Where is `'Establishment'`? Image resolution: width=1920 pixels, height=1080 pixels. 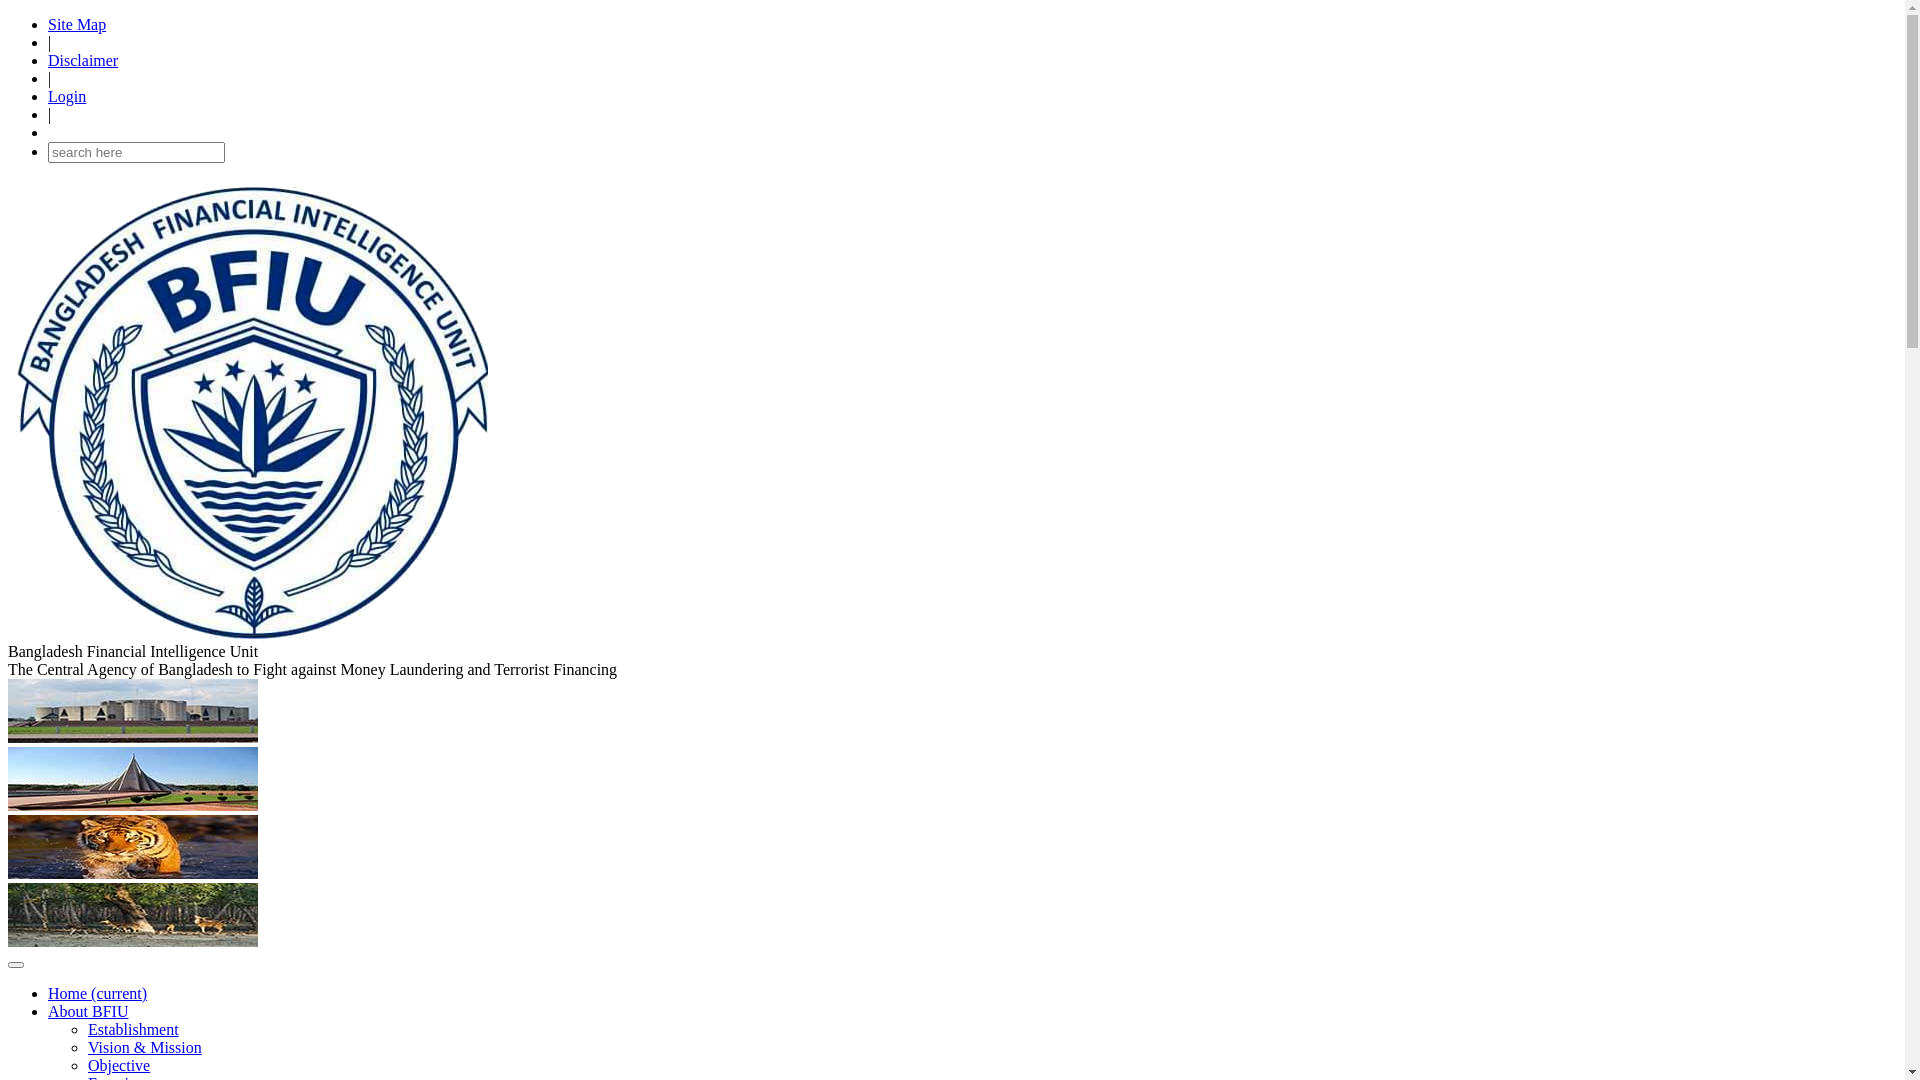 'Establishment' is located at coordinates (132, 1029).